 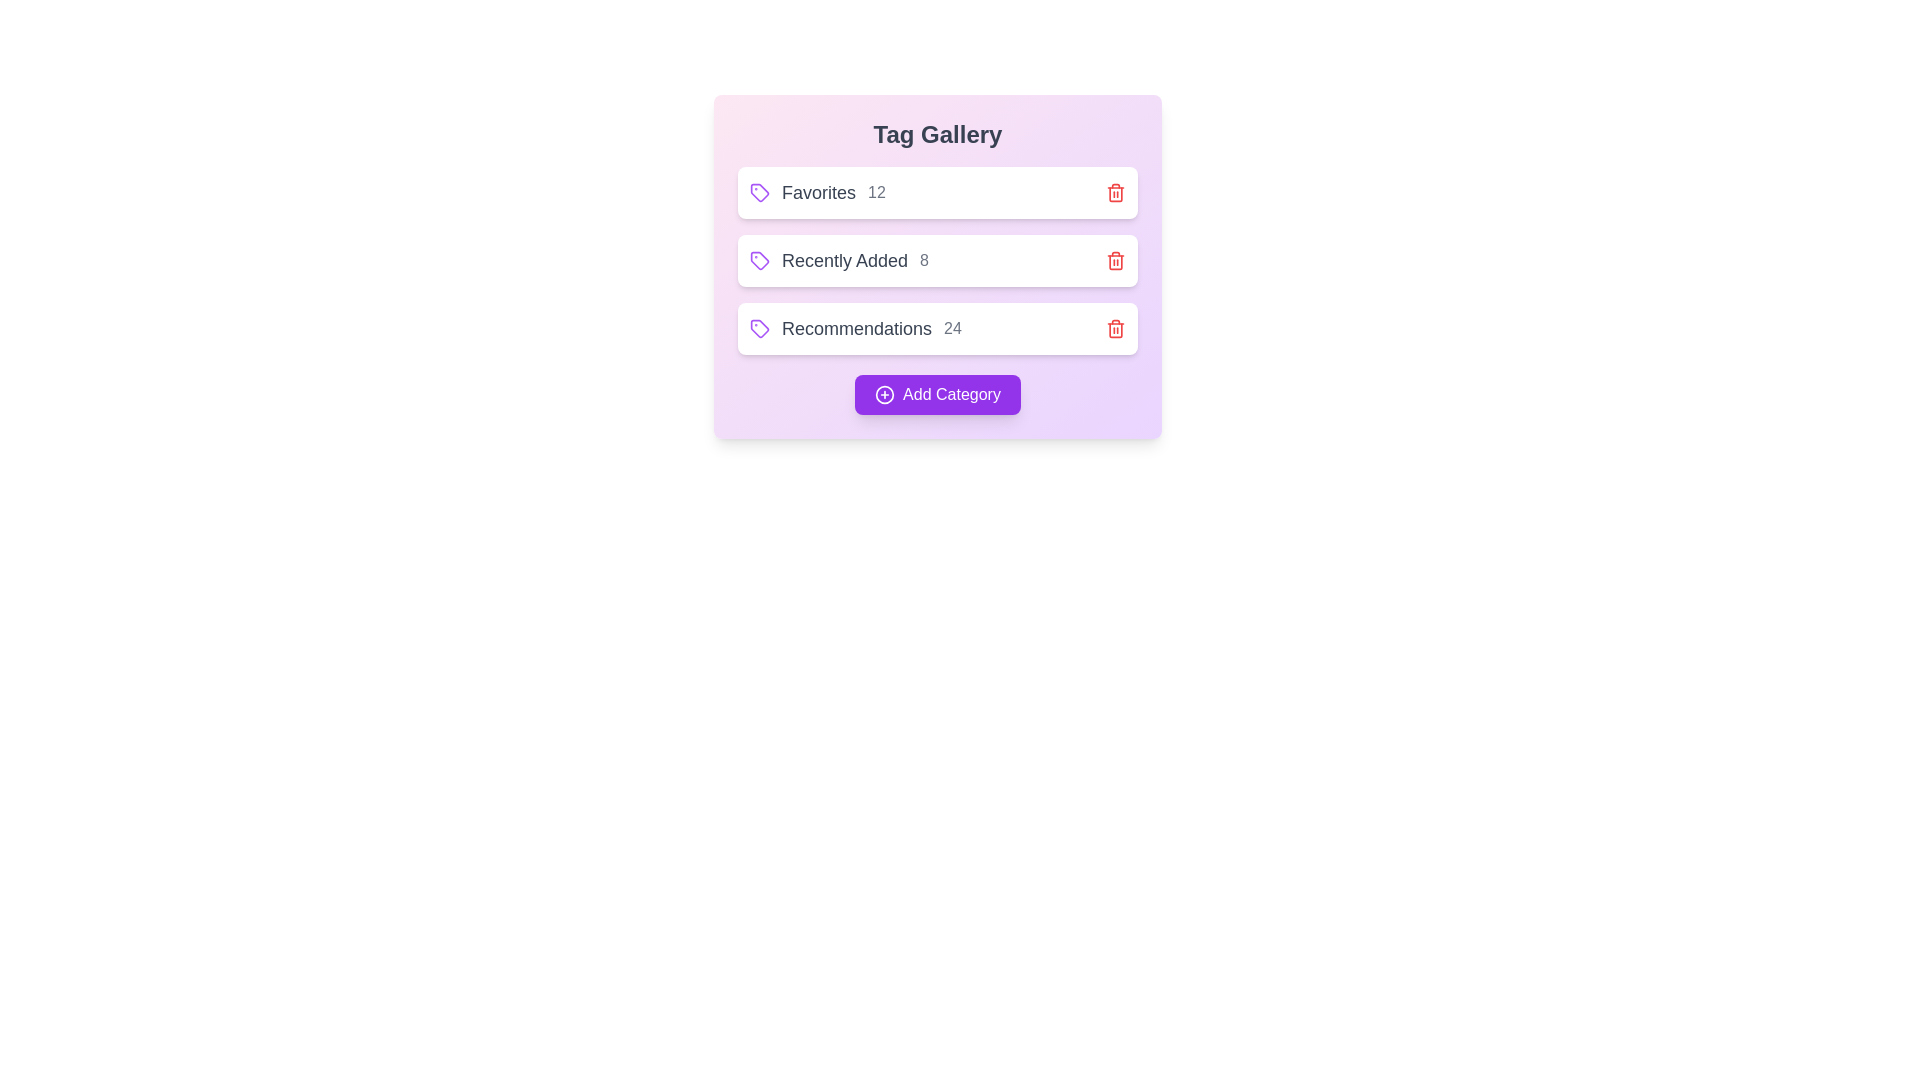 I want to click on the trash icon next to the tag labeled Recently Added to remove it, so click(x=1115, y=260).